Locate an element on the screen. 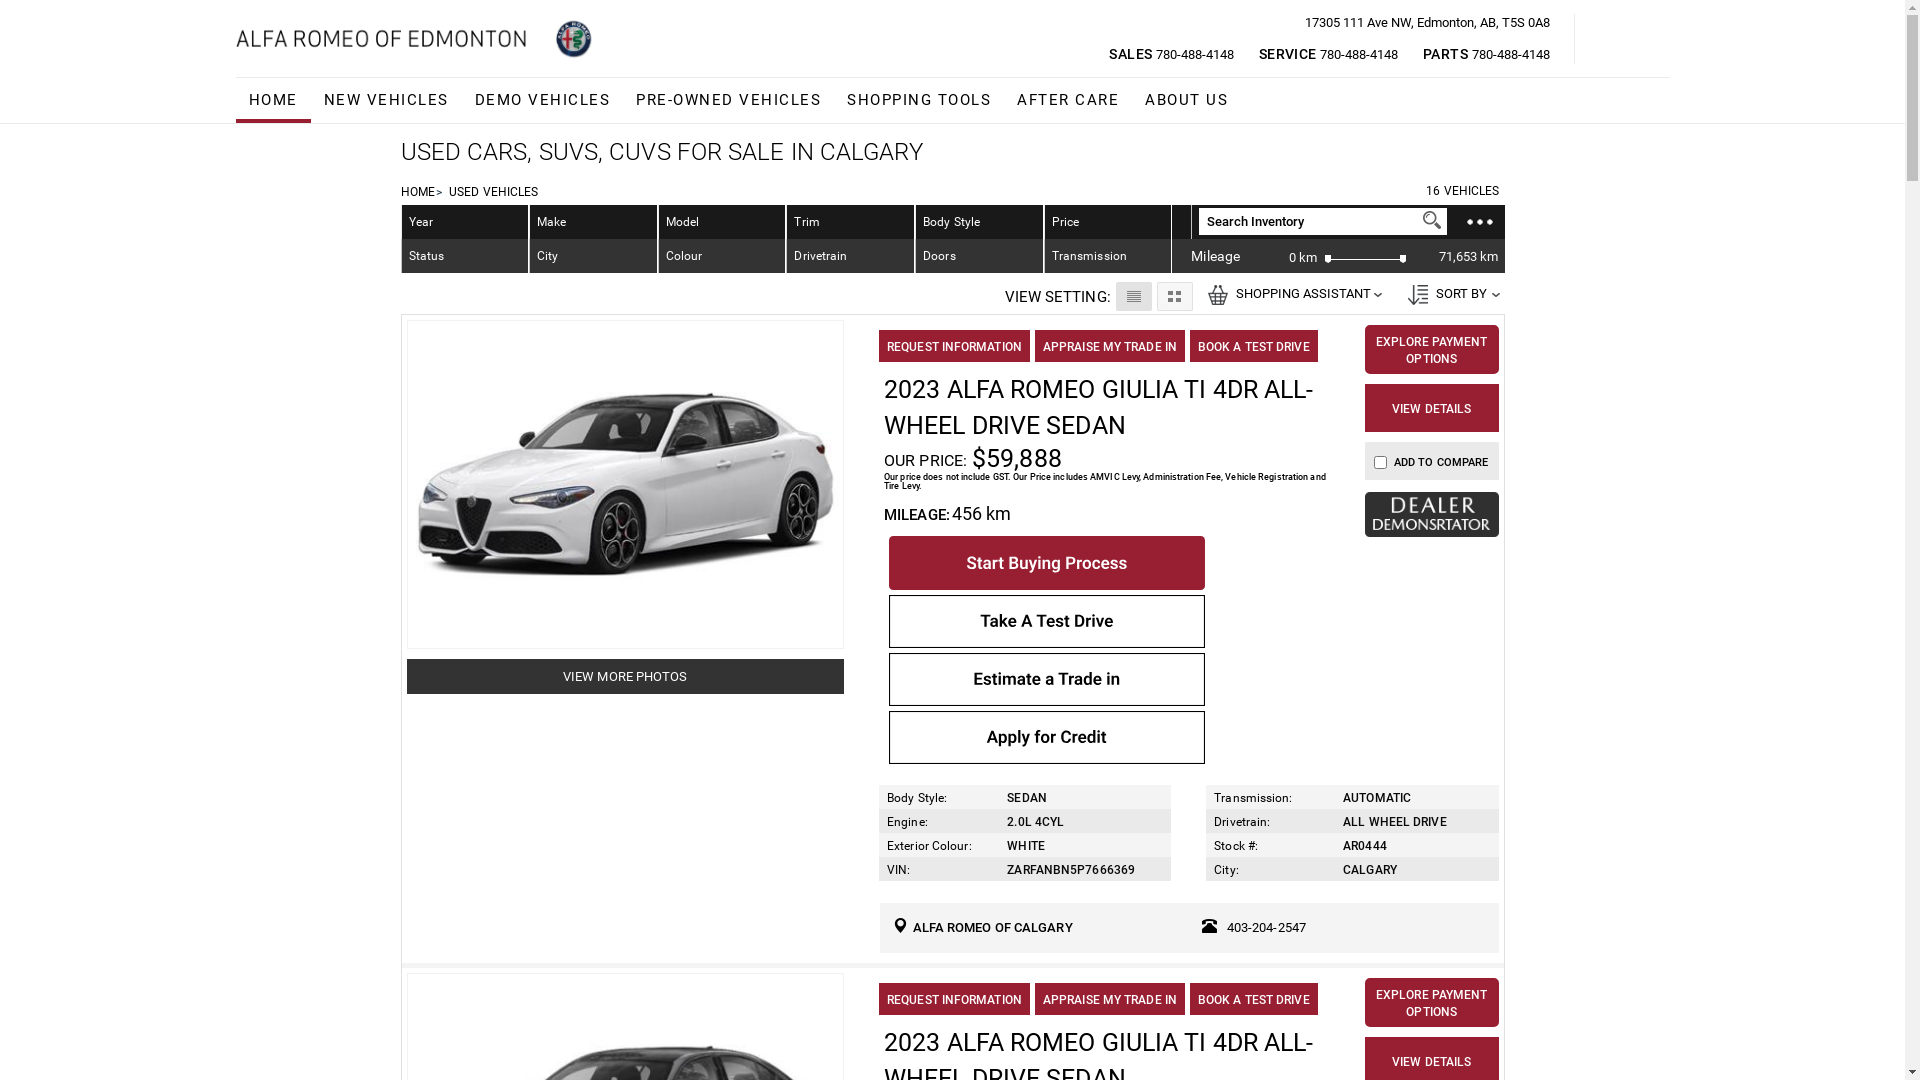 The height and width of the screenshot is (1080, 1920). '403-204-2547' is located at coordinates (1265, 927).